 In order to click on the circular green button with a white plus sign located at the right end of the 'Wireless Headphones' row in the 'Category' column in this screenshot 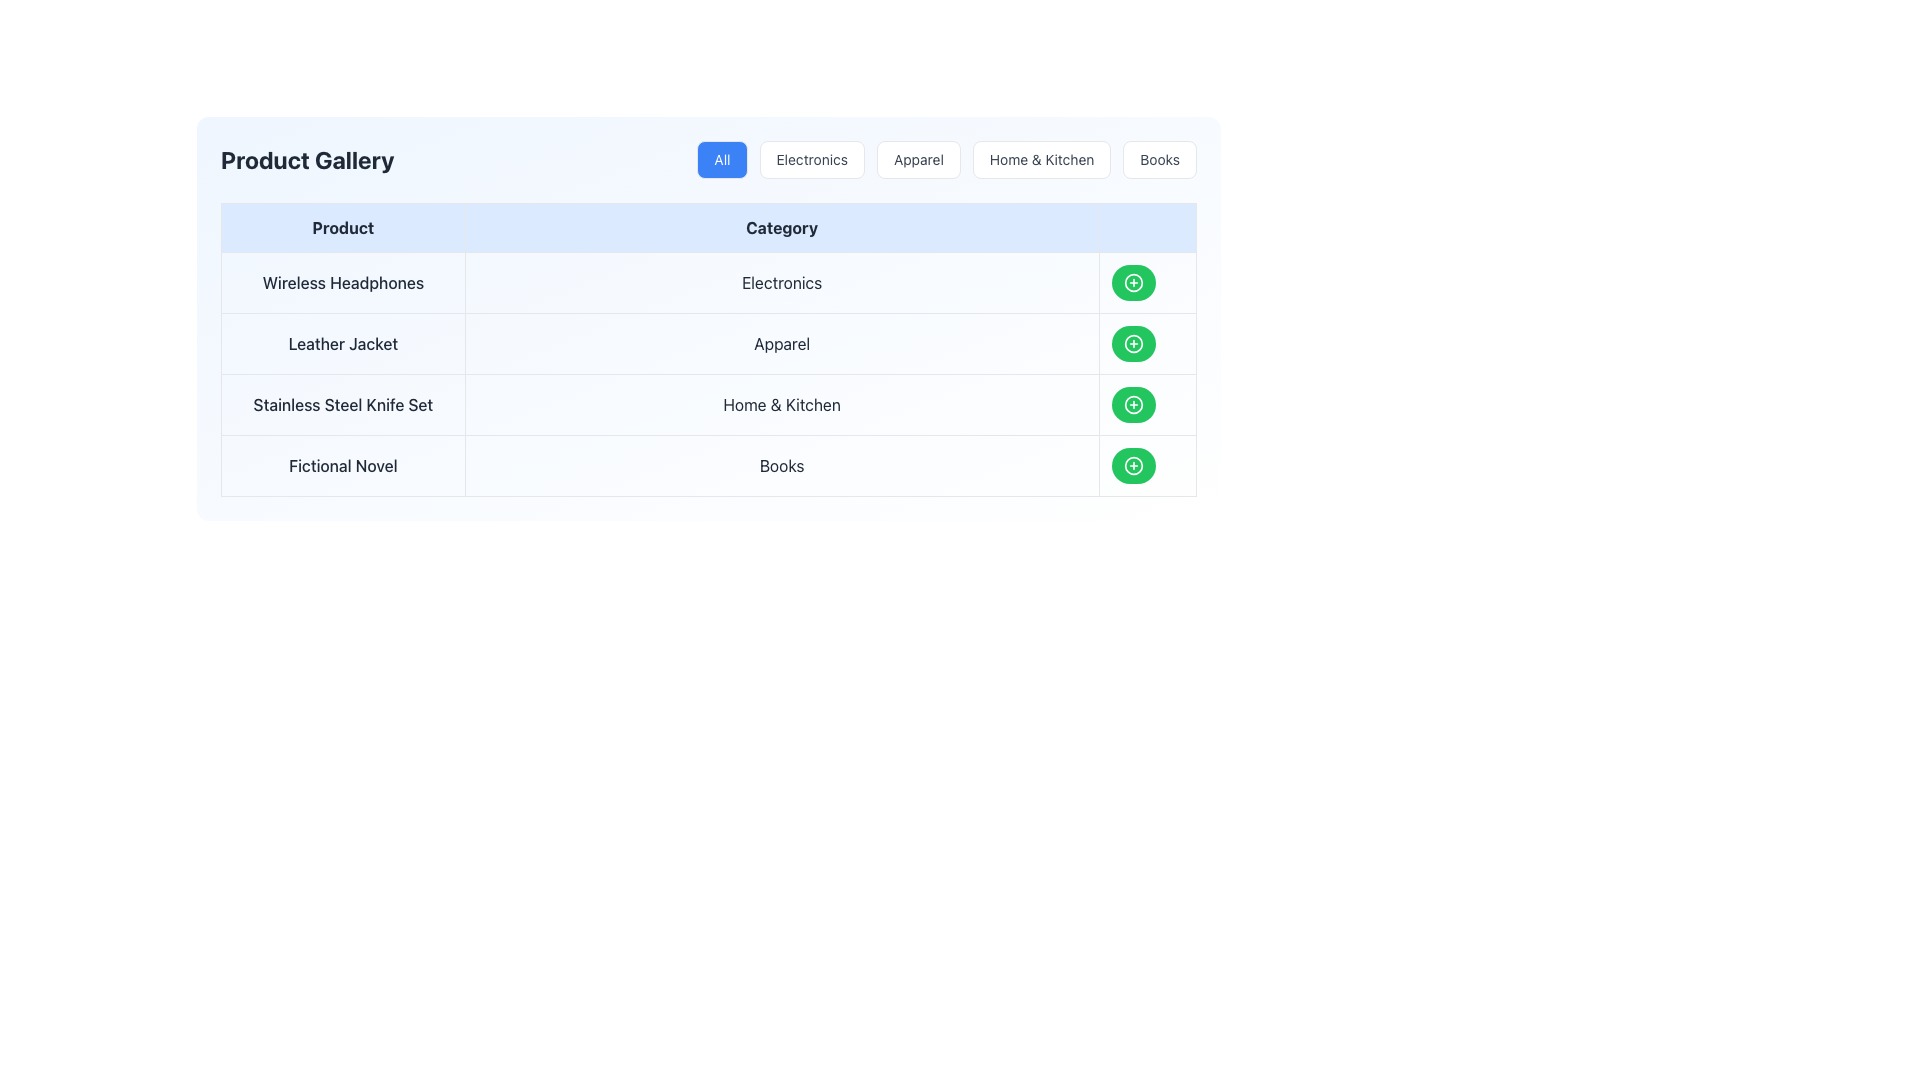, I will do `click(1147, 282)`.